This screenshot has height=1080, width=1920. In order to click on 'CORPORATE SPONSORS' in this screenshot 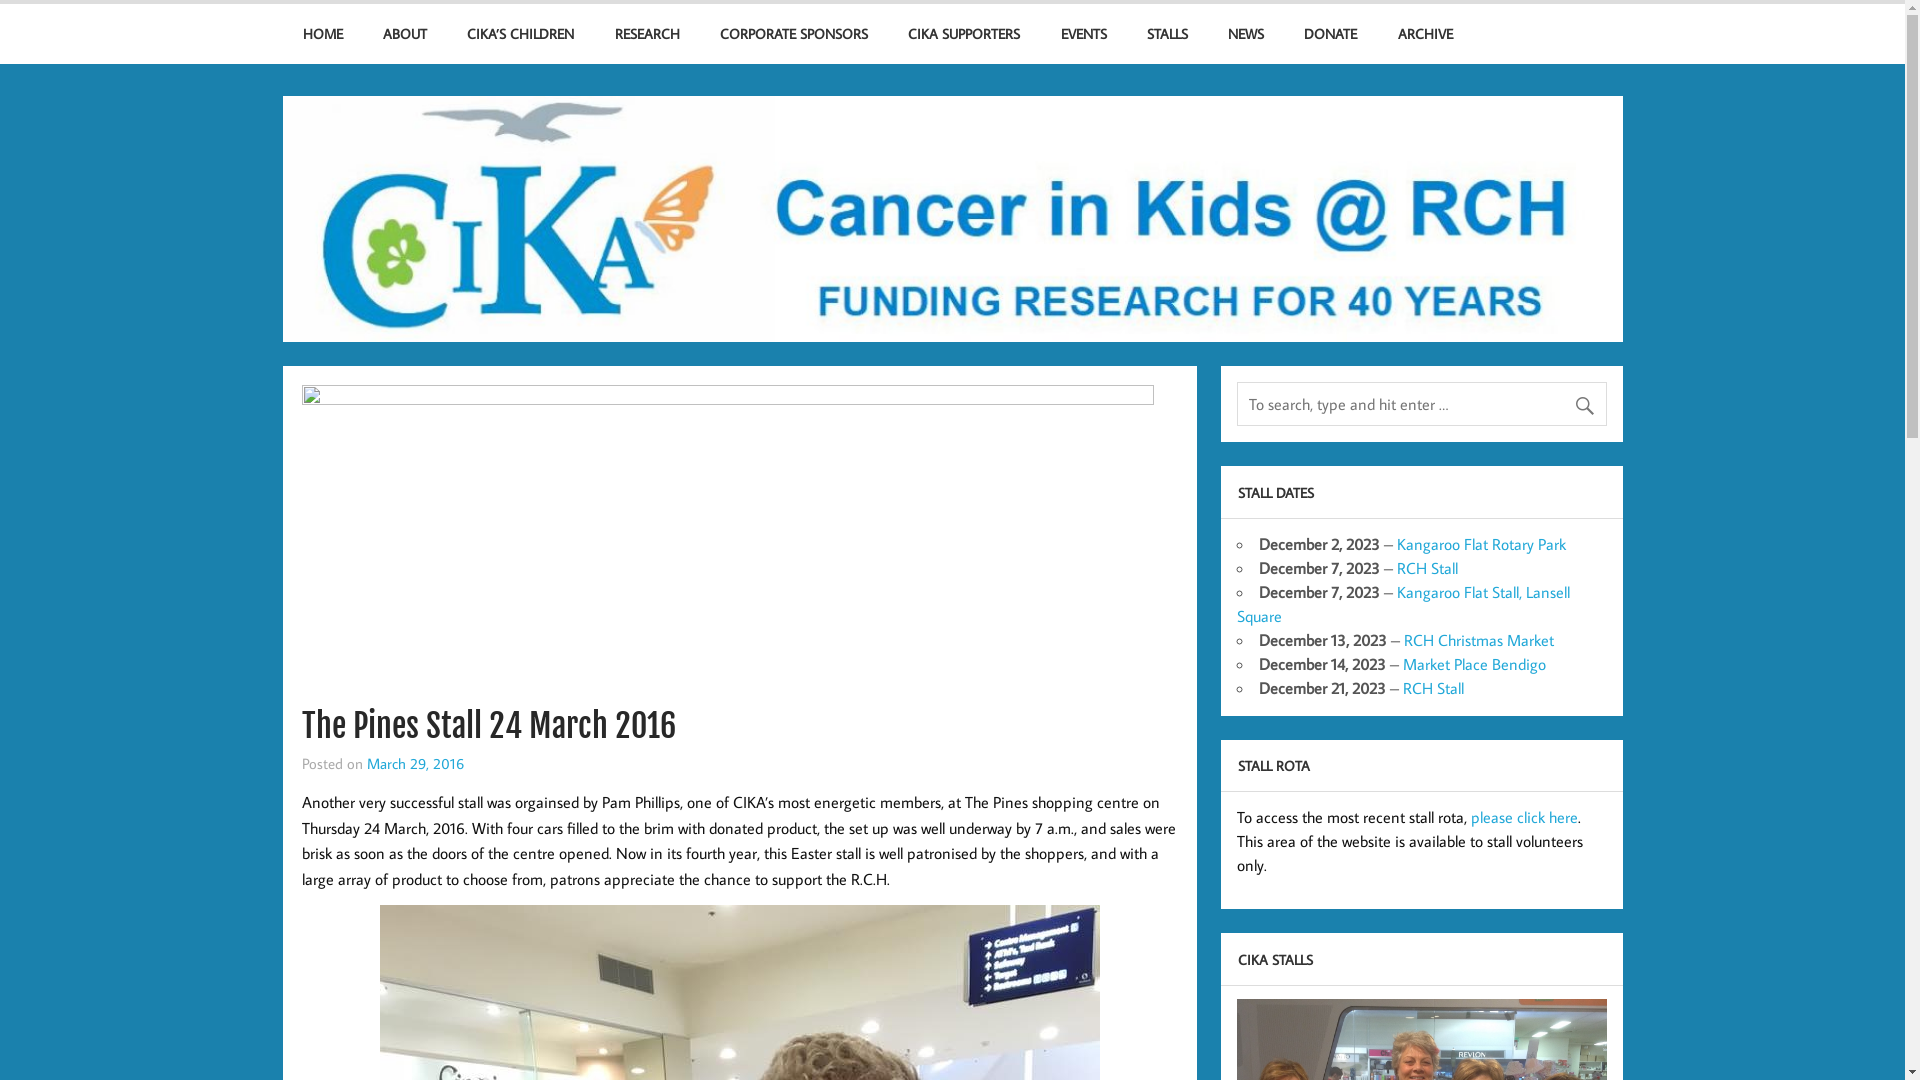, I will do `click(792, 34)`.